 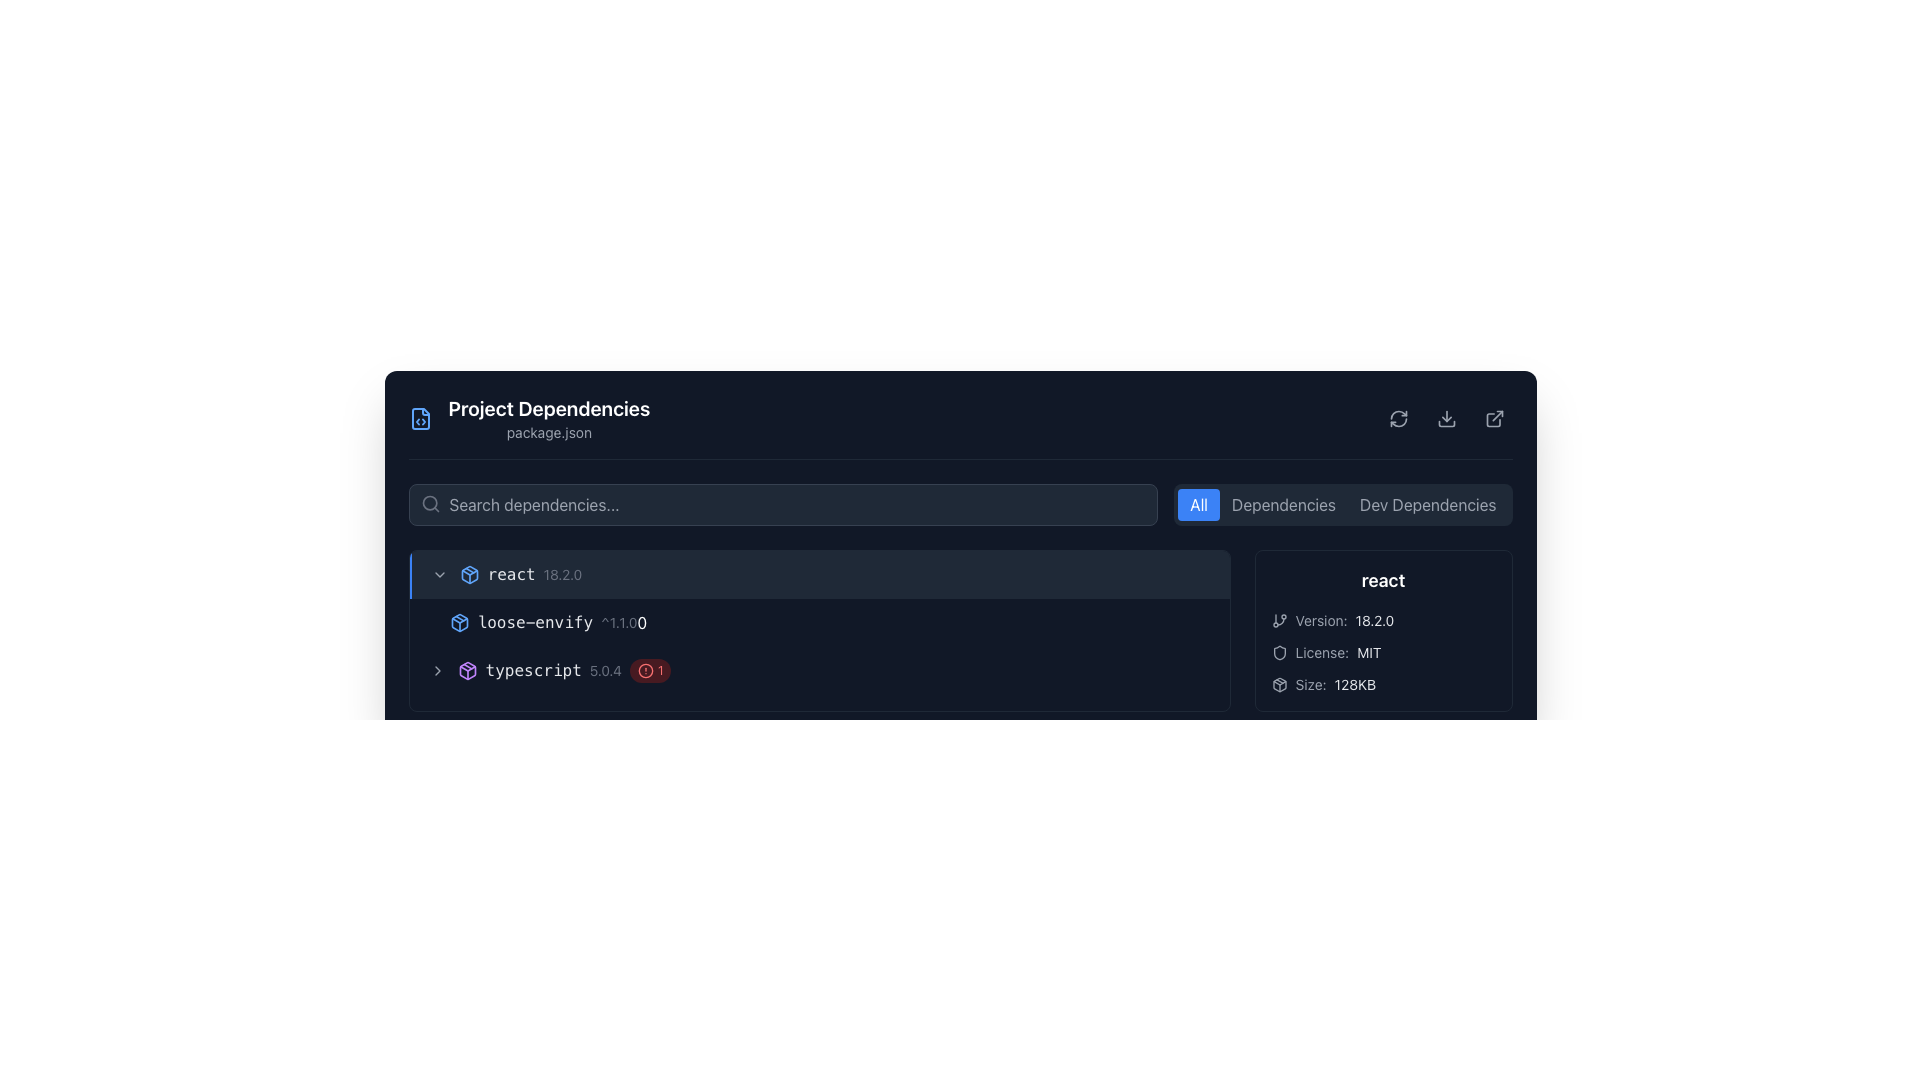 I want to click on the light gray icon button resembling a download symbol located near the top-right corner of the interface, so click(x=1446, y=418).